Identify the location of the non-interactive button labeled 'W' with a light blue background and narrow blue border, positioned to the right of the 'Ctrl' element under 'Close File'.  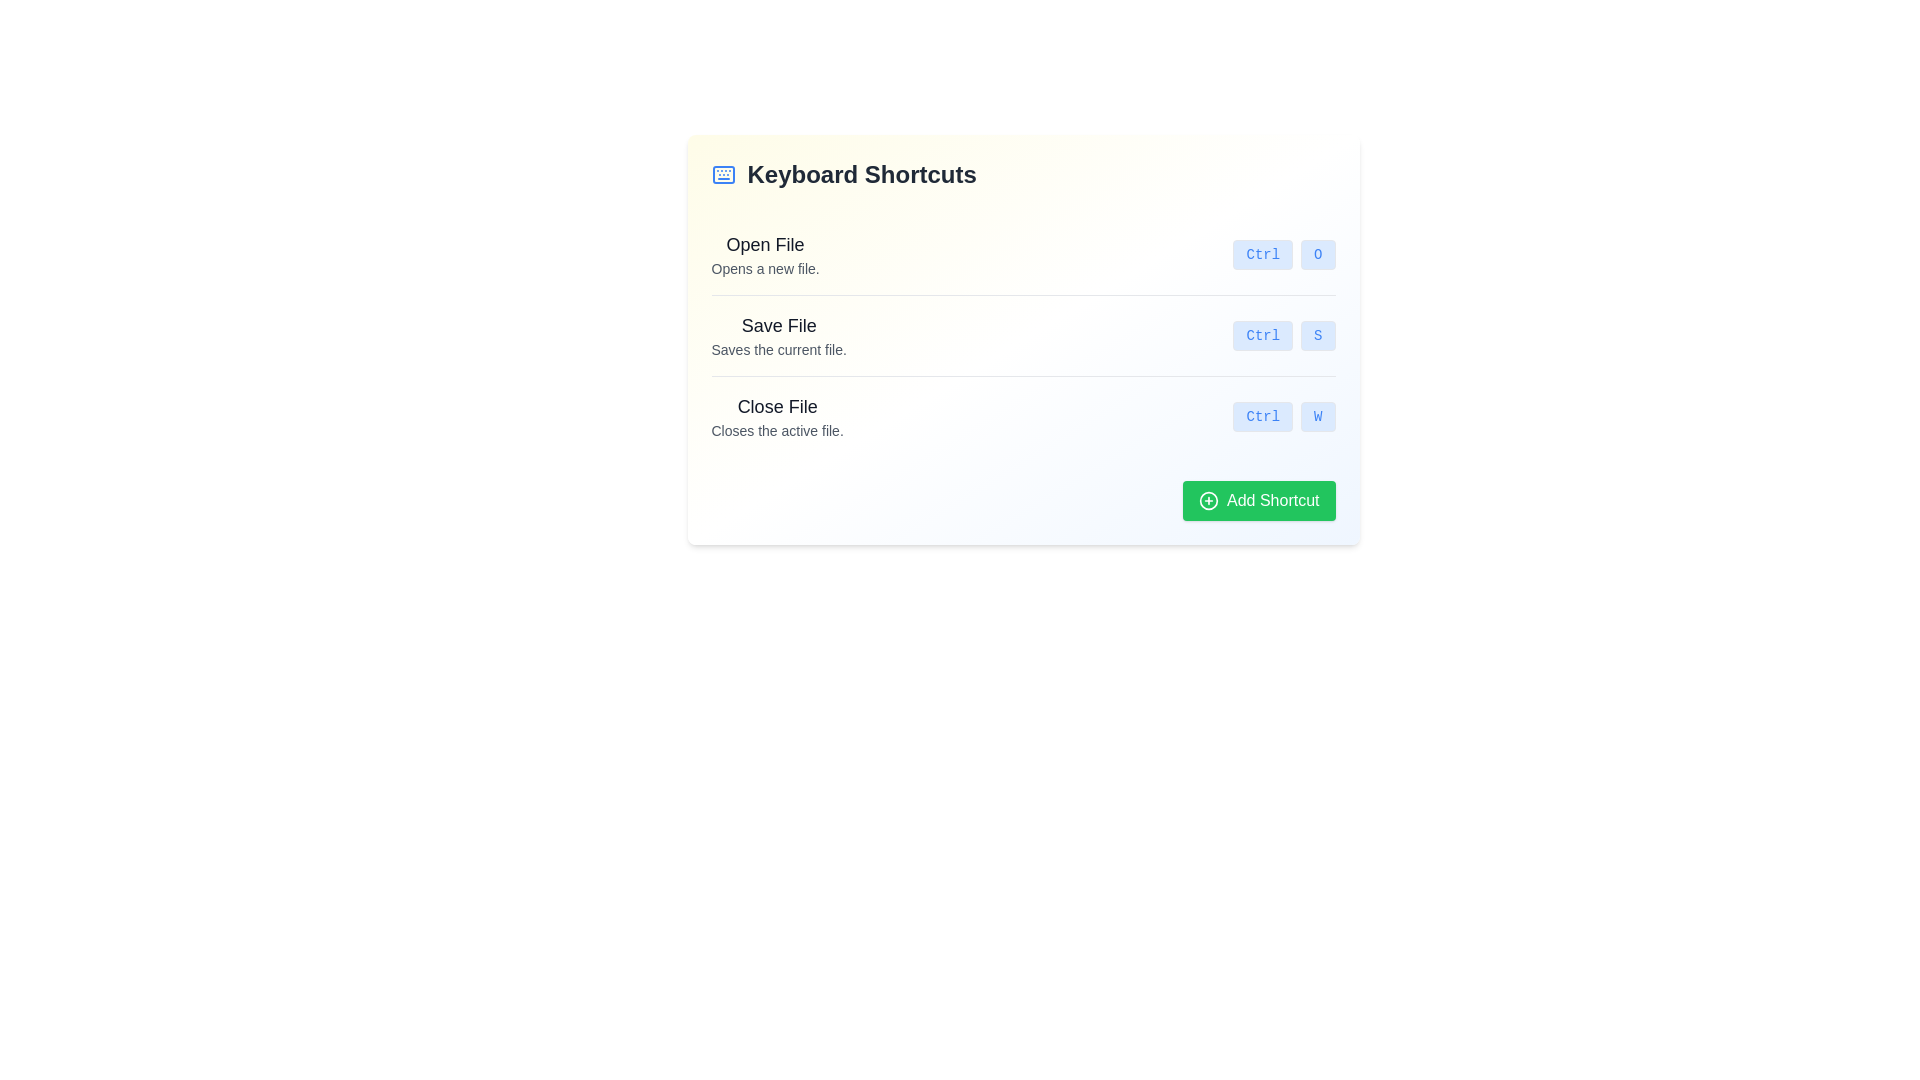
(1318, 415).